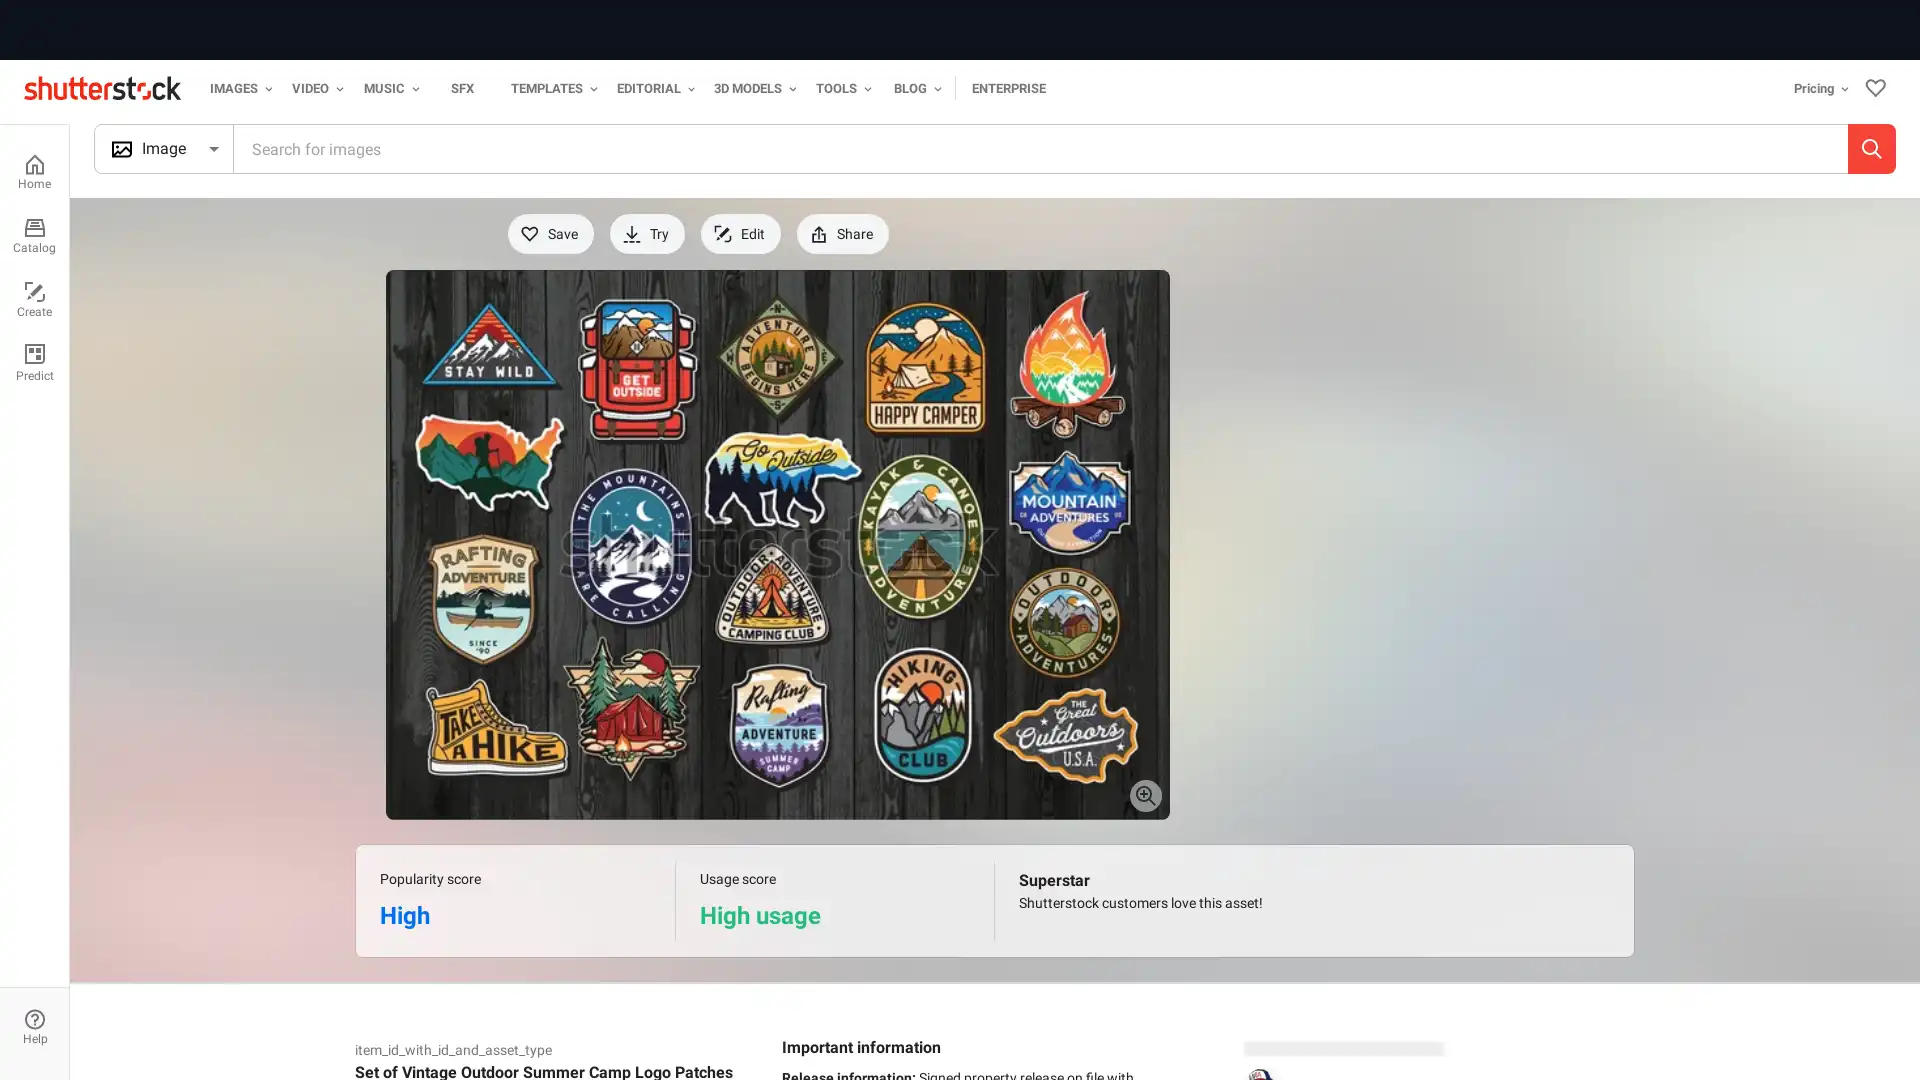 This screenshot has height=1080, width=1920. What do you see at coordinates (1647, 87) in the screenshot?
I see `Pricing` at bounding box center [1647, 87].